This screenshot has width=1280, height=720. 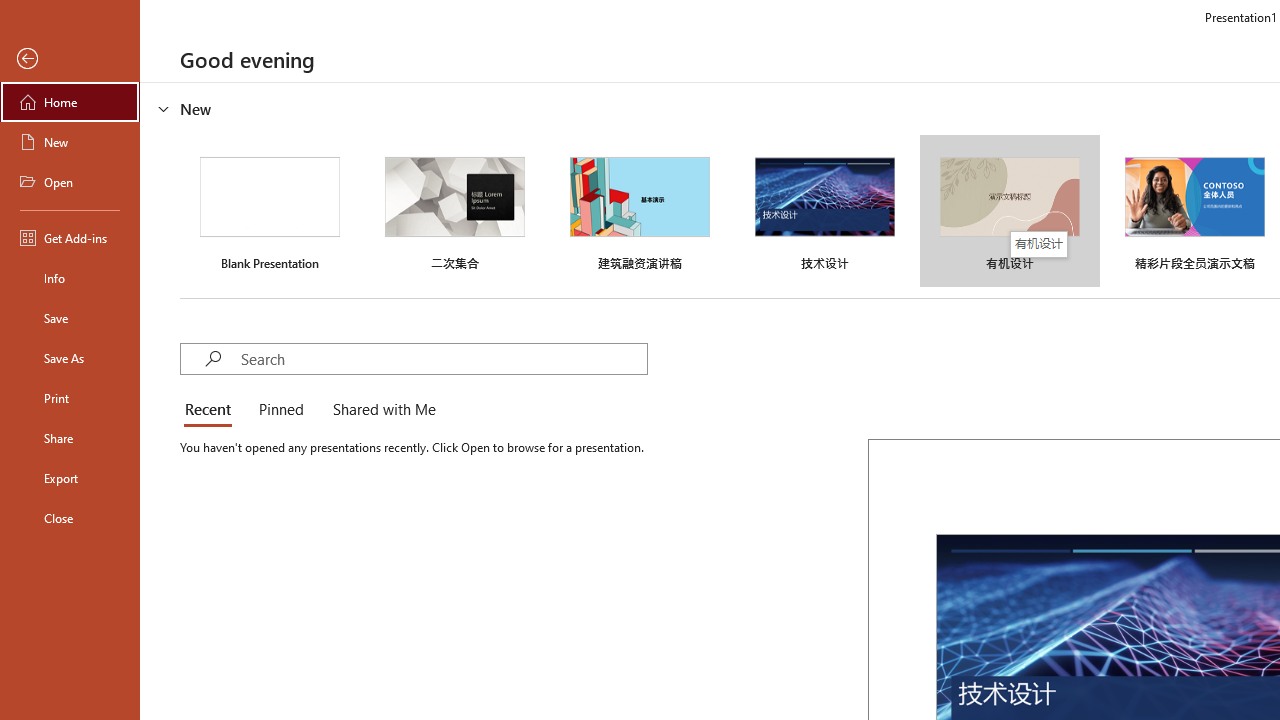 I want to click on 'Pinned', so click(x=279, y=410).